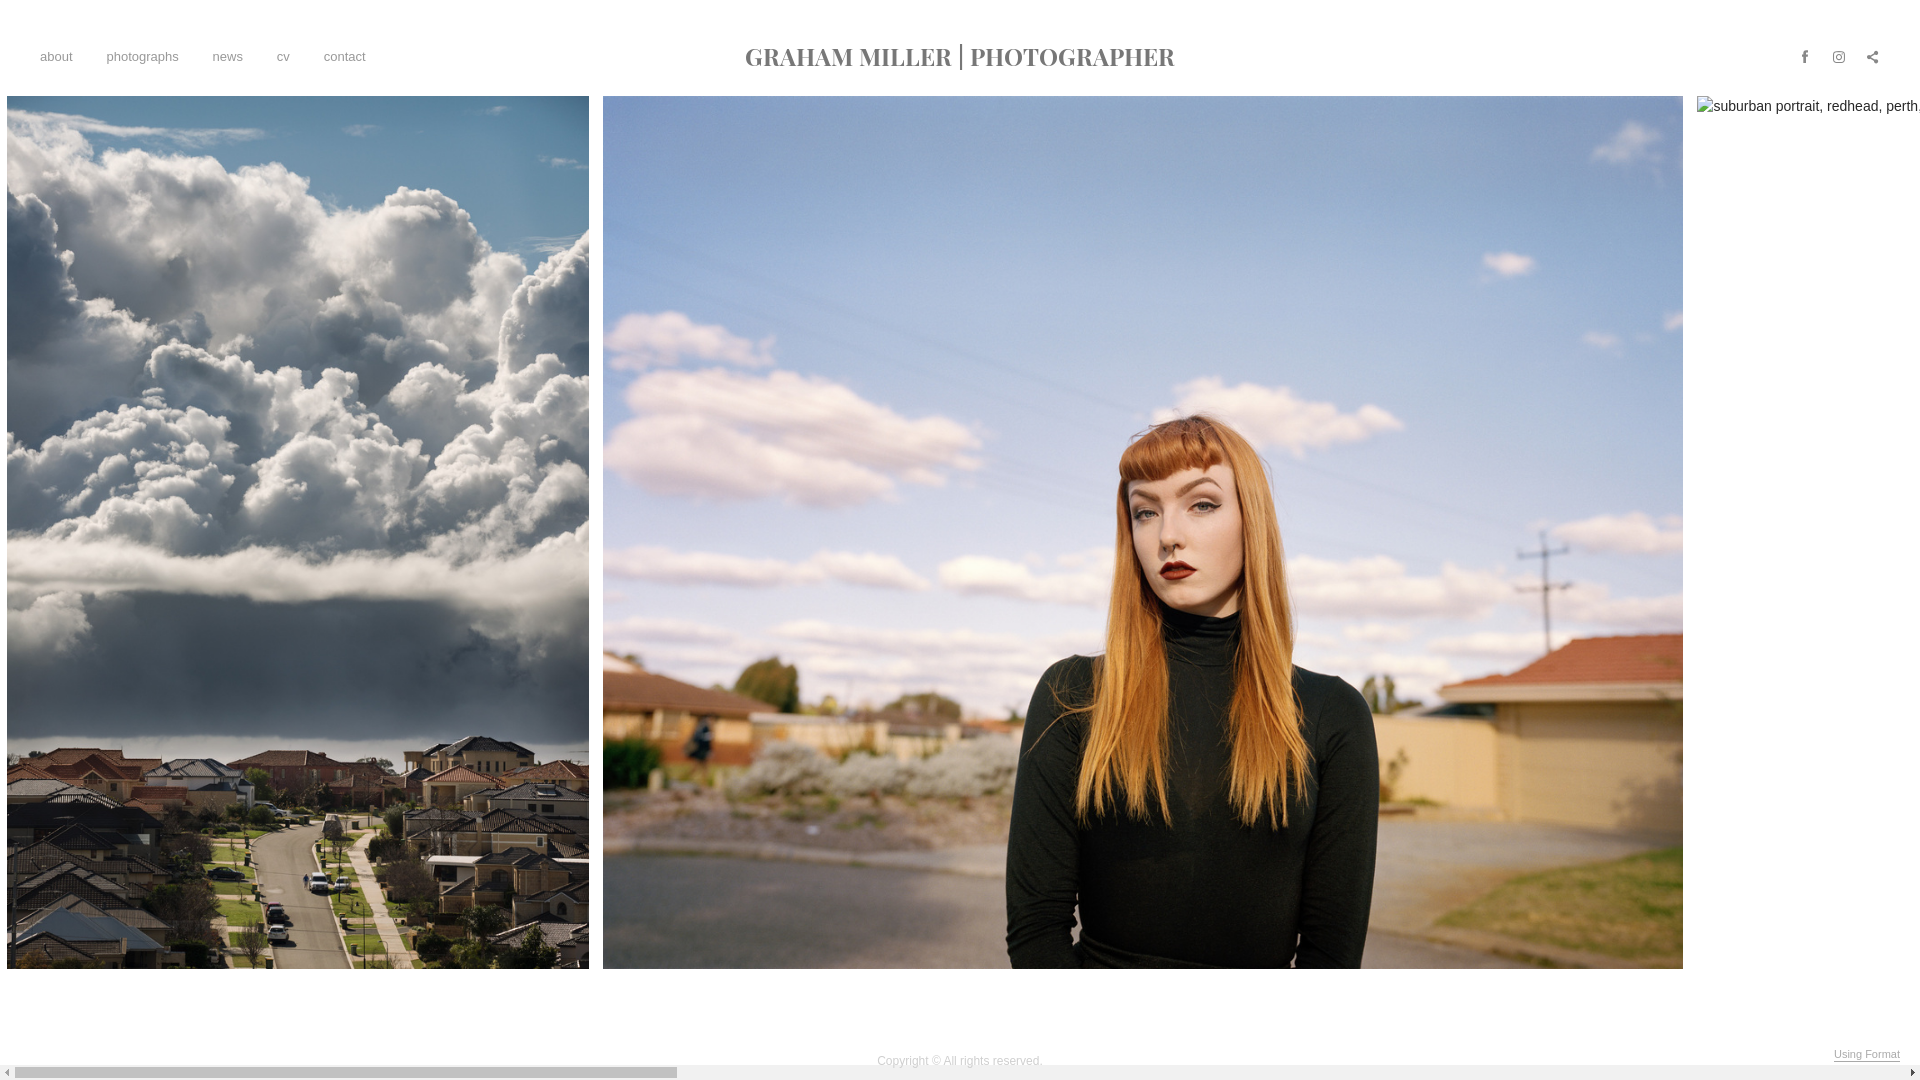  Describe the element at coordinates (212, 55) in the screenshot. I see `'news'` at that location.